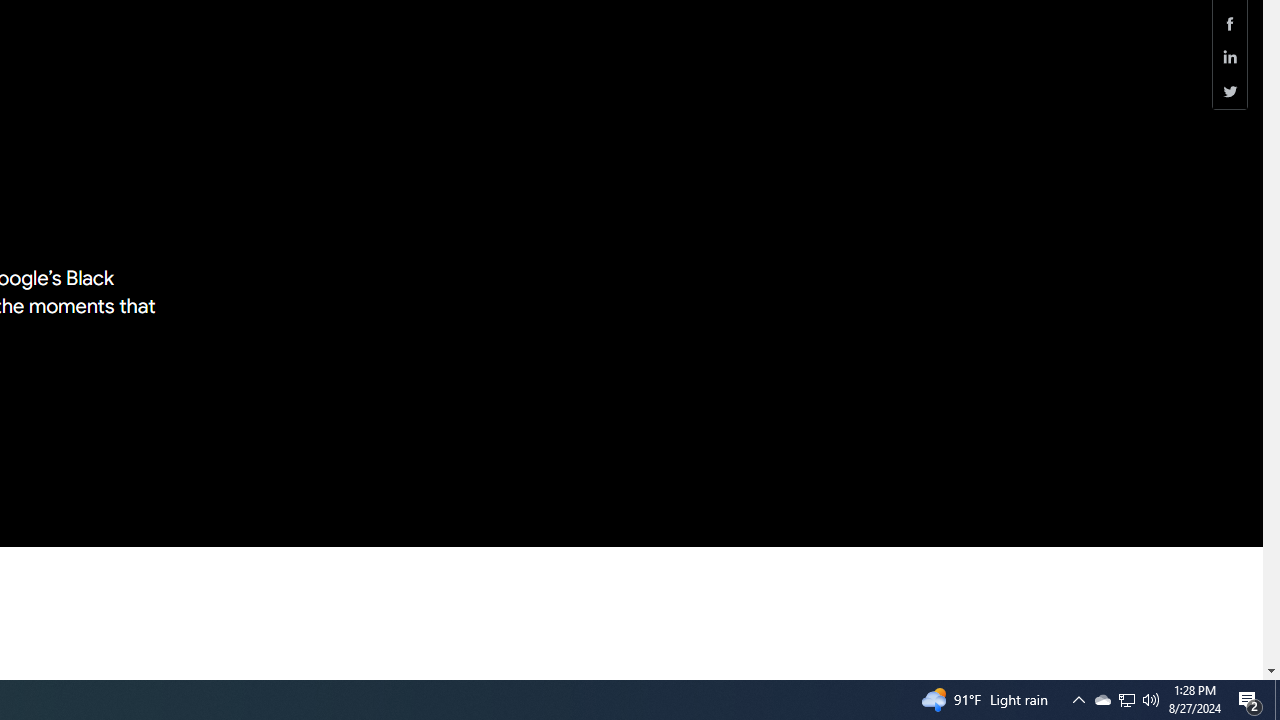 The image size is (1280, 720). What do you see at coordinates (1229, 91) in the screenshot?
I see `'Share this page (Twitter)'` at bounding box center [1229, 91].